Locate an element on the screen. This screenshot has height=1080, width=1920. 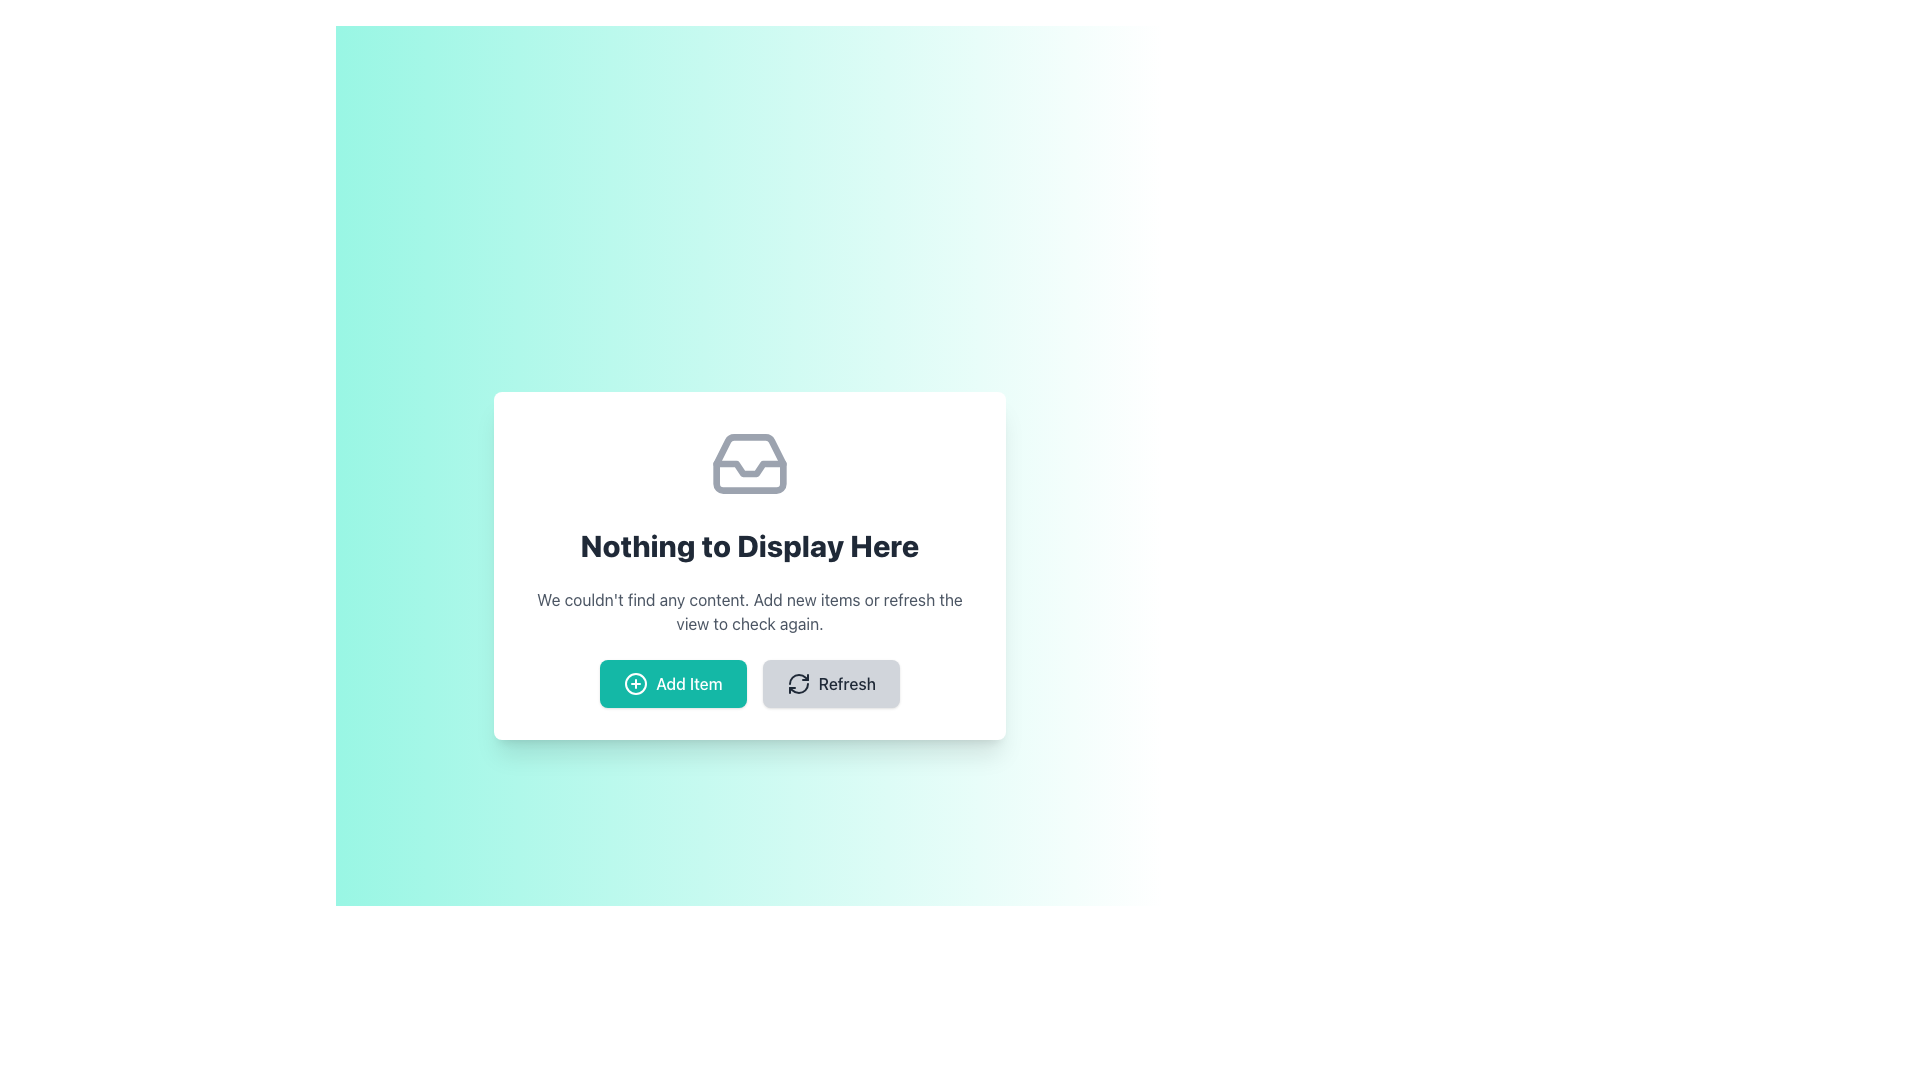
the icon located within the 'Add Item' button is located at coordinates (635, 682).